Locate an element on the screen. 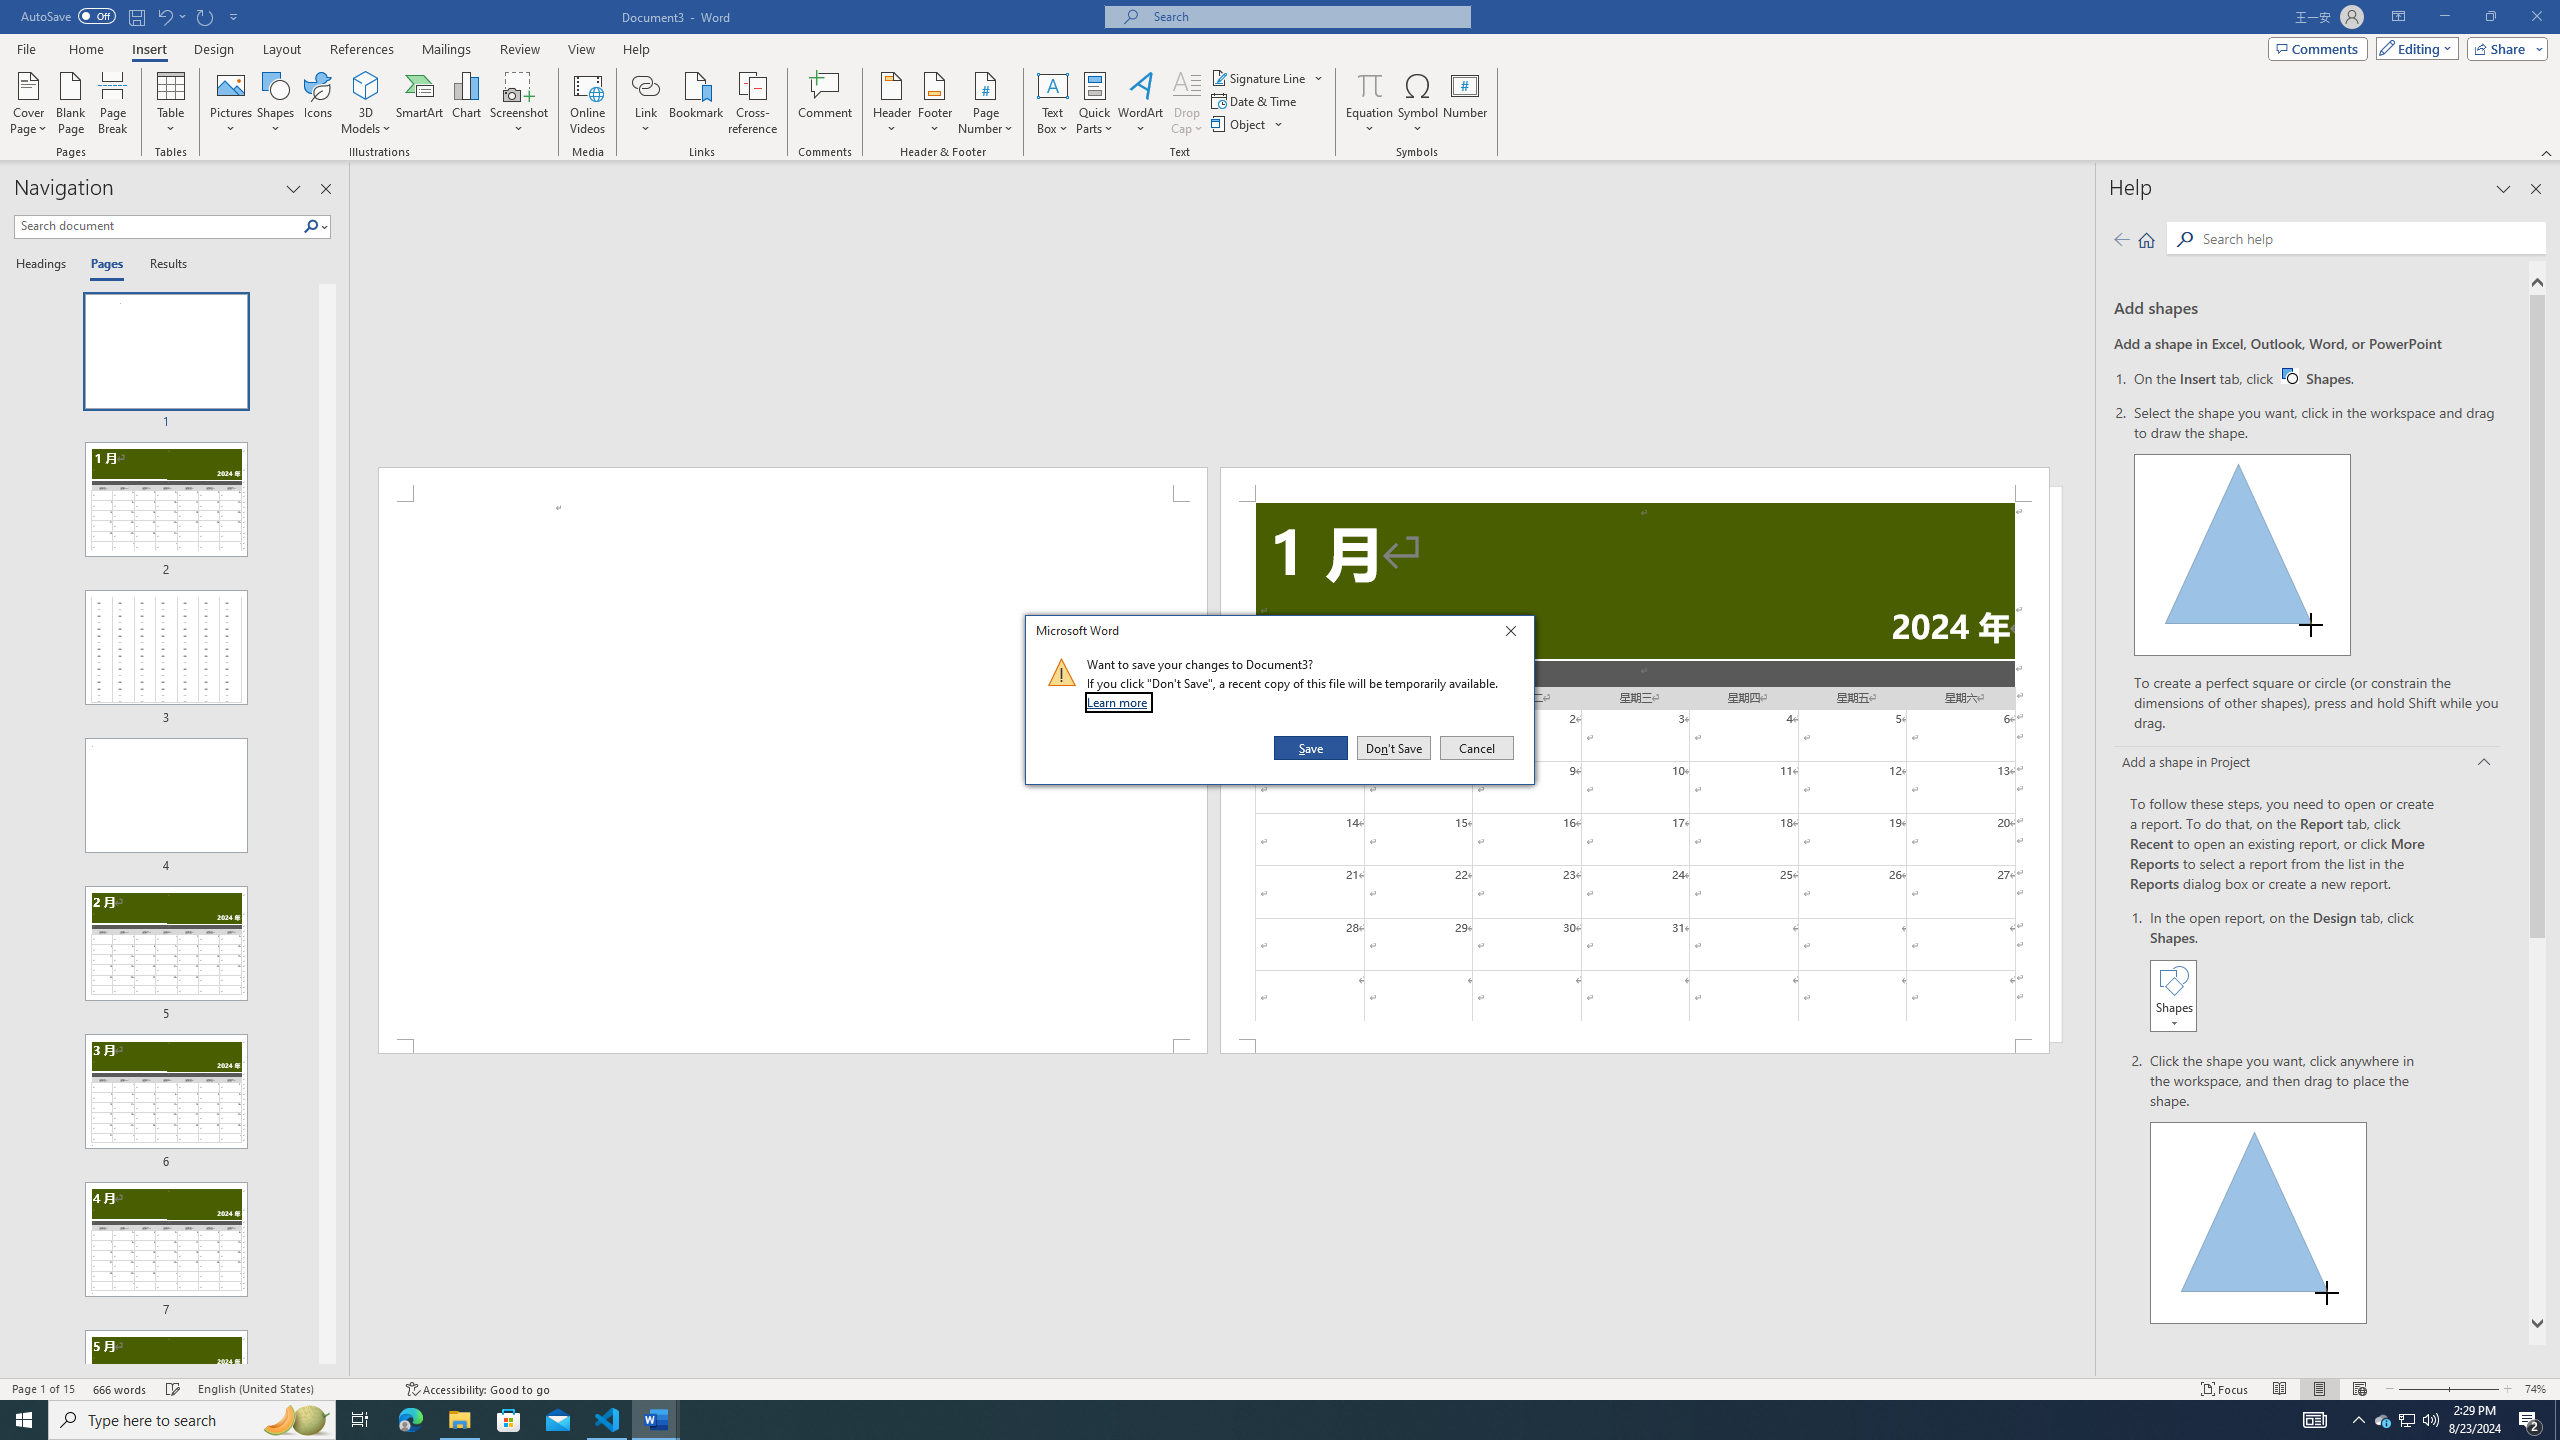 This screenshot has width=2560, height=1440. 'Signature Line' is located at coordinates (1259, 77).